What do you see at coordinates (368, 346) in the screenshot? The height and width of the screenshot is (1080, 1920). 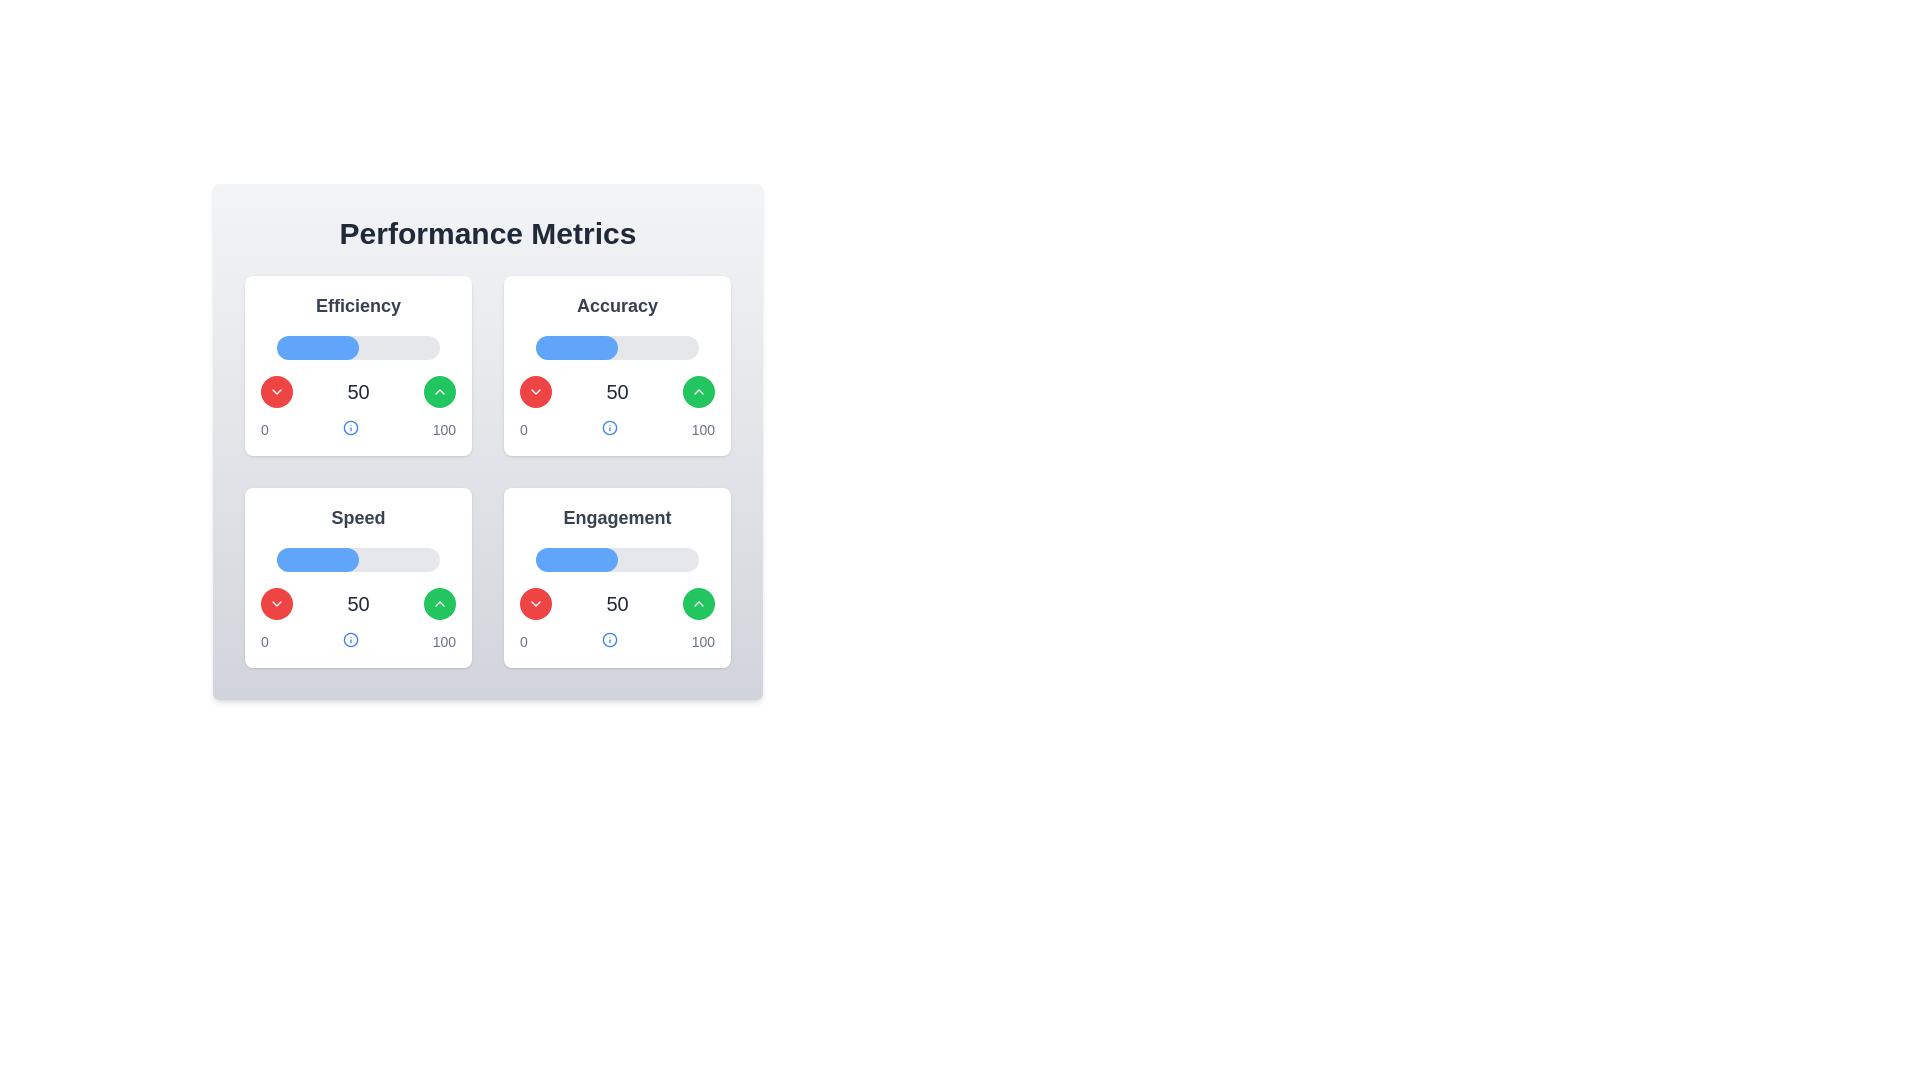 I see `the efficiency value` at bounding box center [368, 346].